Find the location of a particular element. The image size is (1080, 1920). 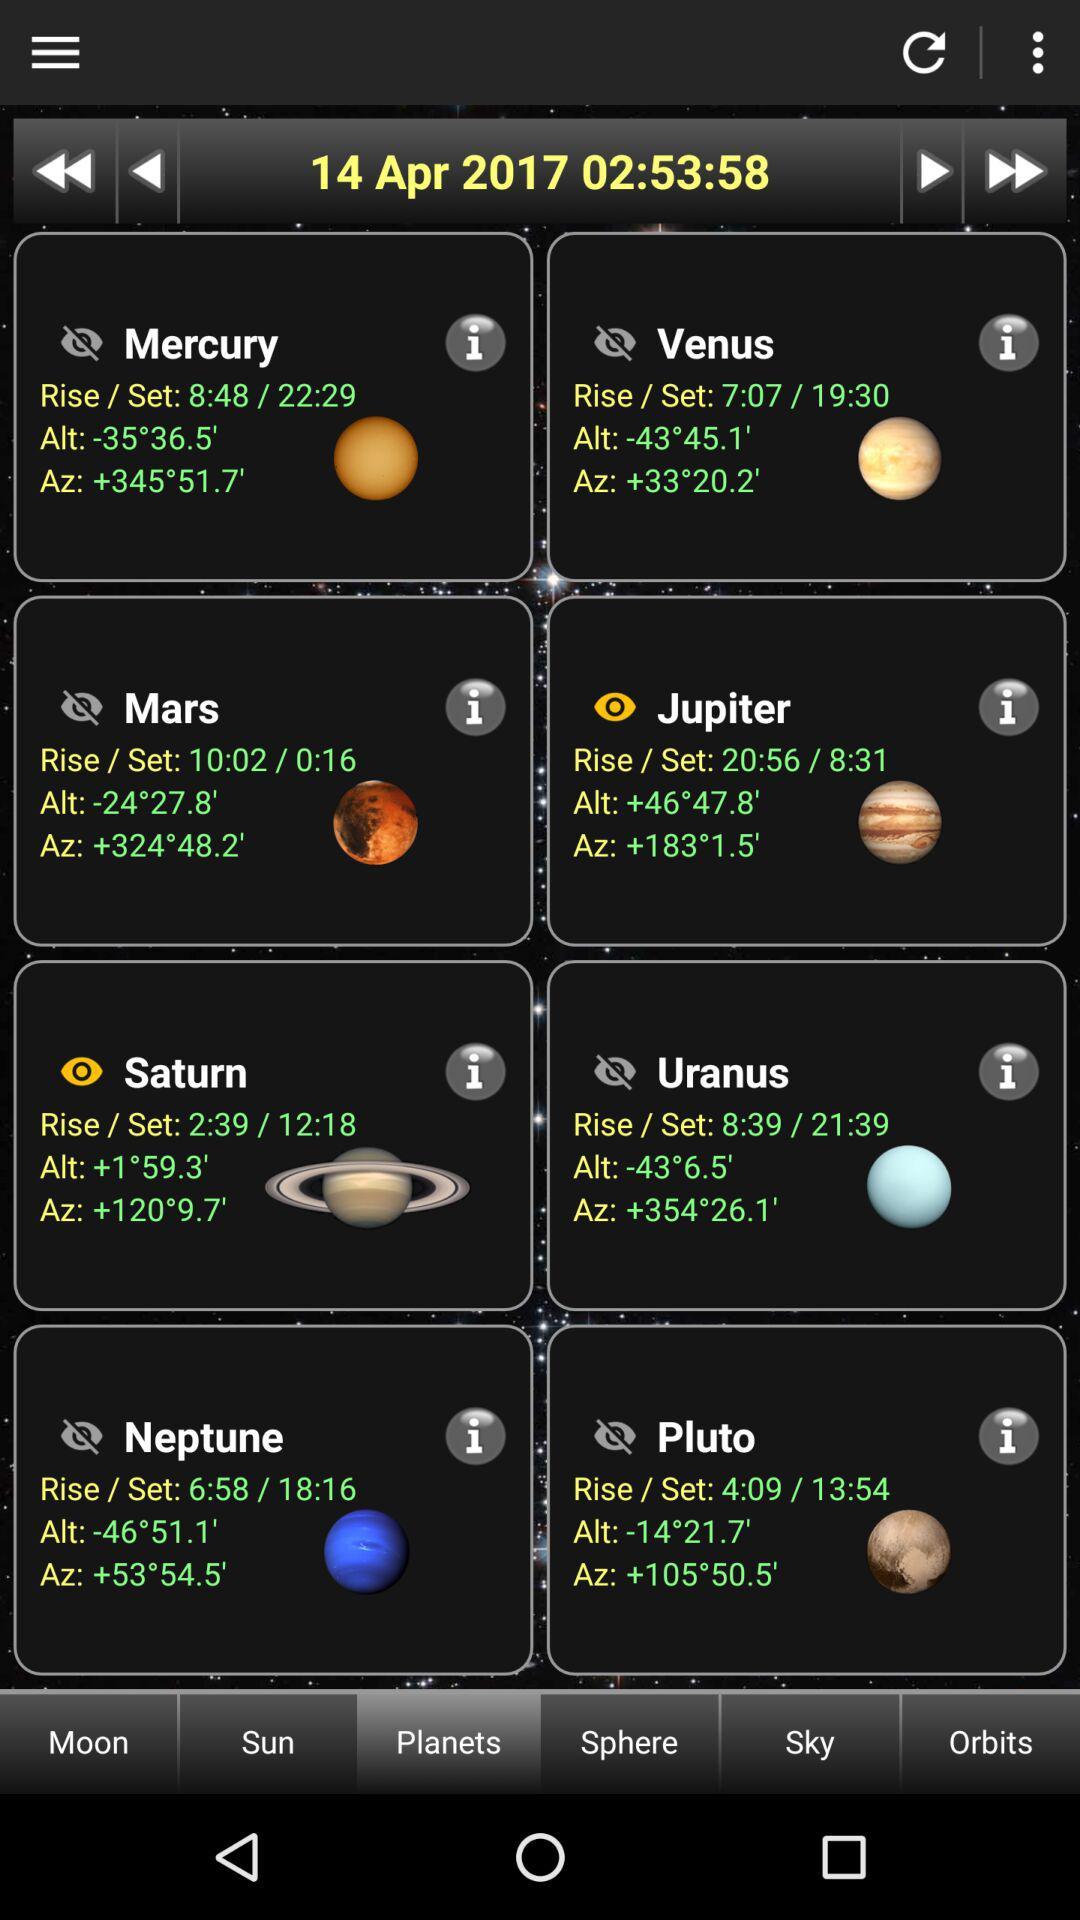

skip to next is located at coordinates (1015, 171).